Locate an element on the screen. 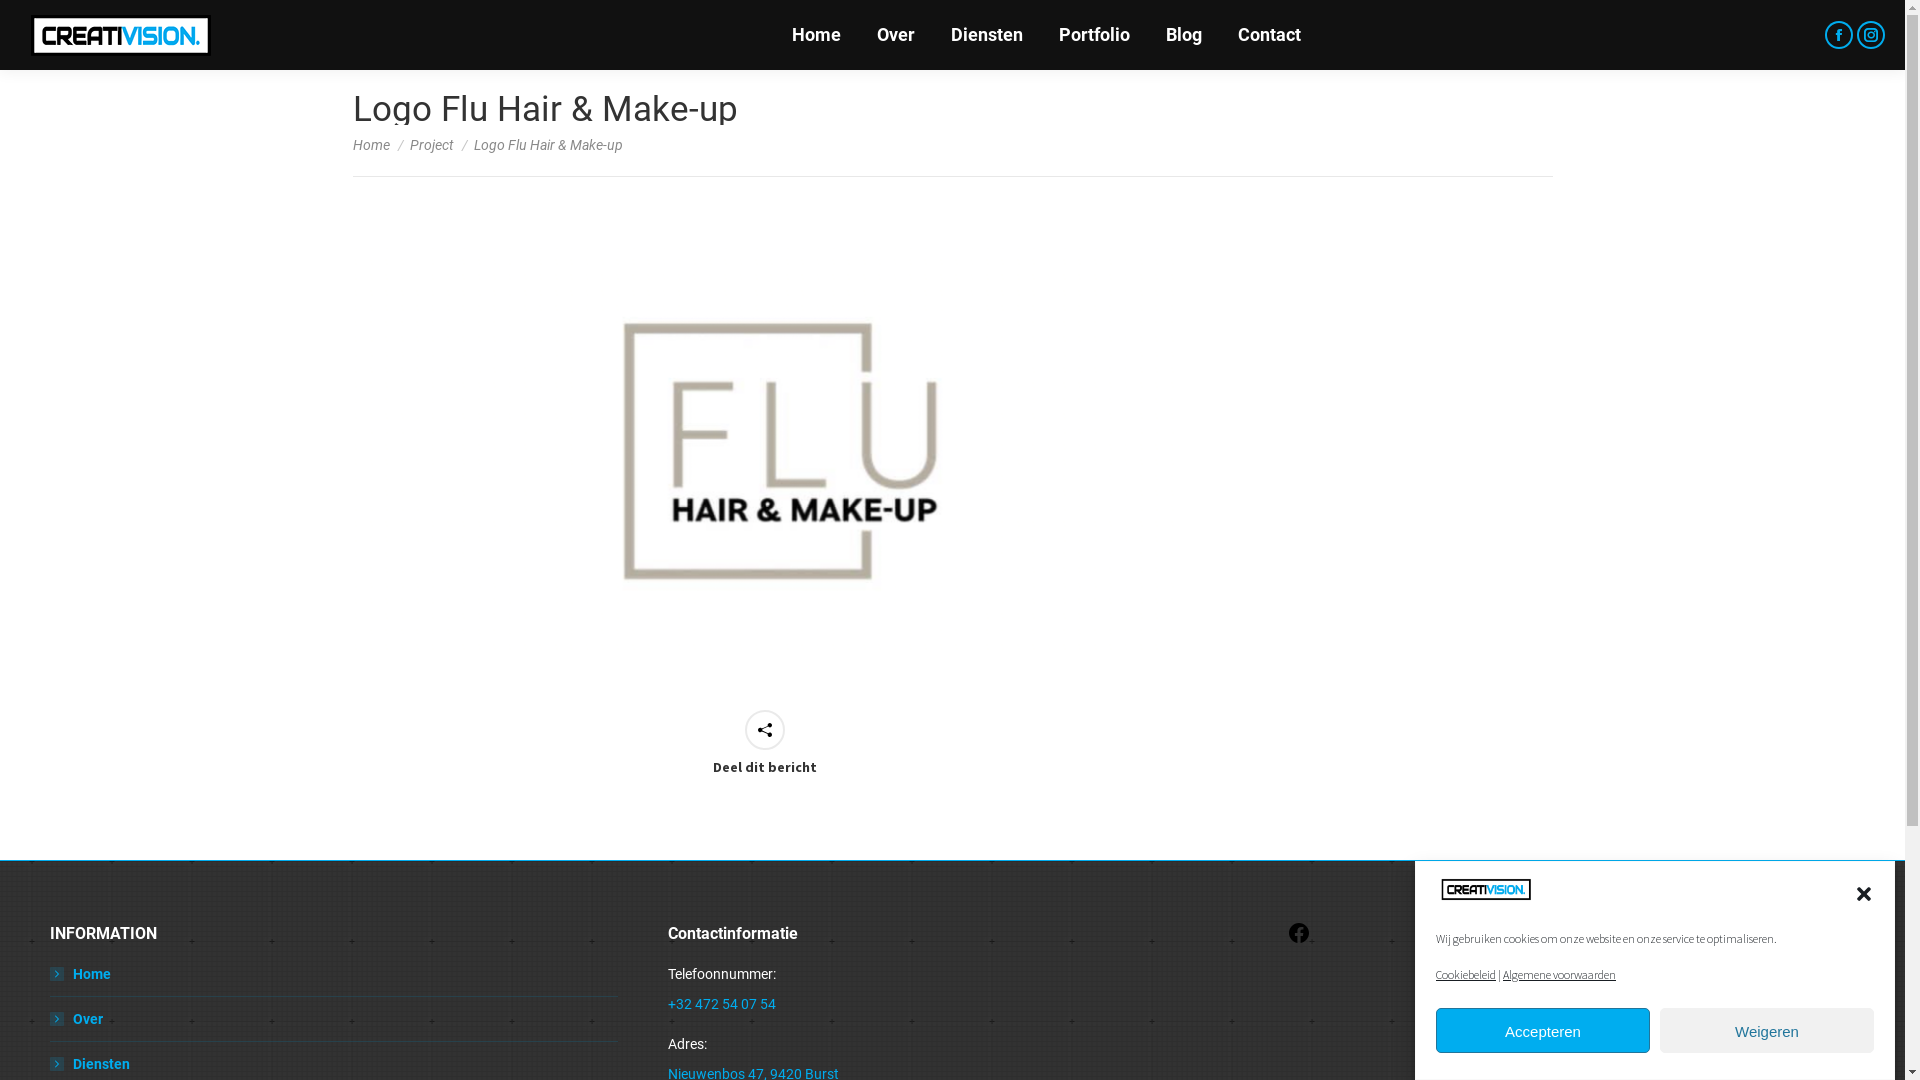  'Facebook' is located at coordinates (1299, 940).